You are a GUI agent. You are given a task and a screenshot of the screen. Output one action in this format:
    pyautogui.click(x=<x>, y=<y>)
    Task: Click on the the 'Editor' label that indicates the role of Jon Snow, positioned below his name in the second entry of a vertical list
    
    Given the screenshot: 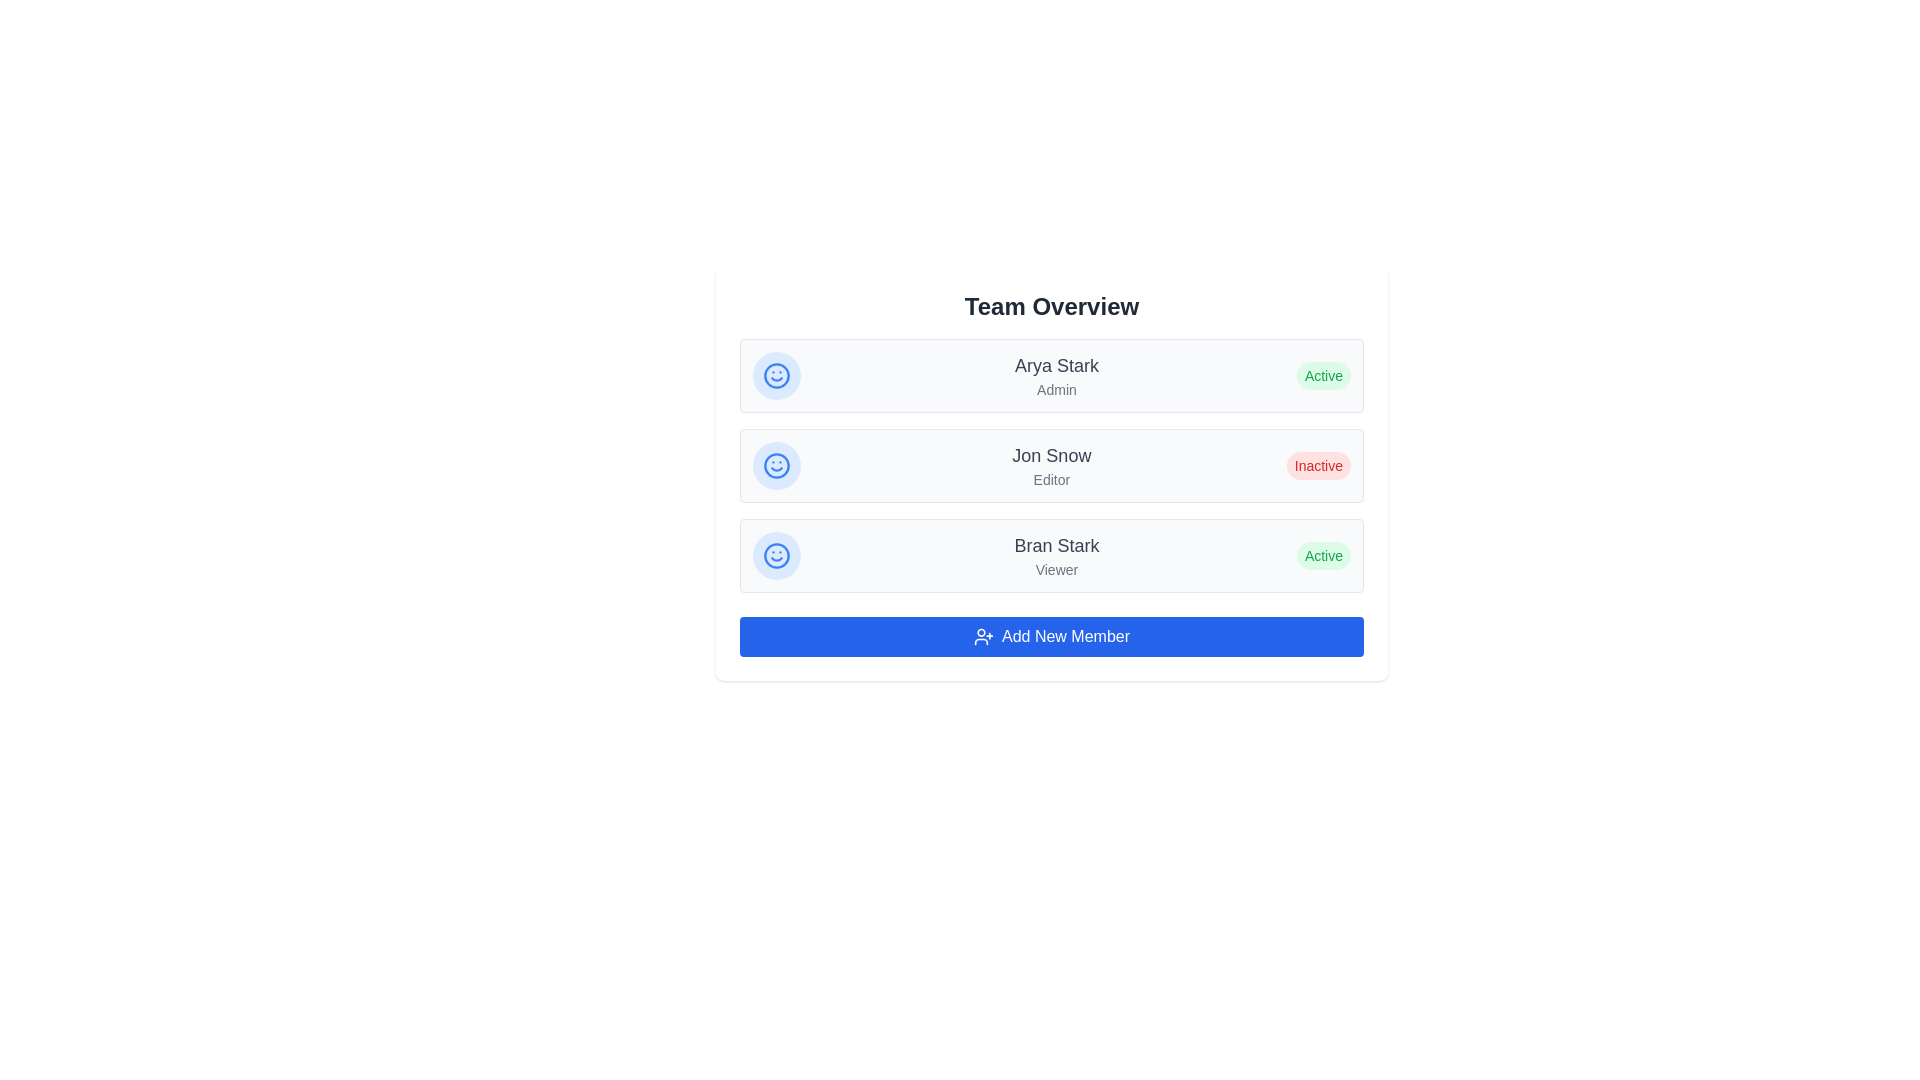 What is the action you would take?
    pyautogui.click(x=1050, y=479)
    